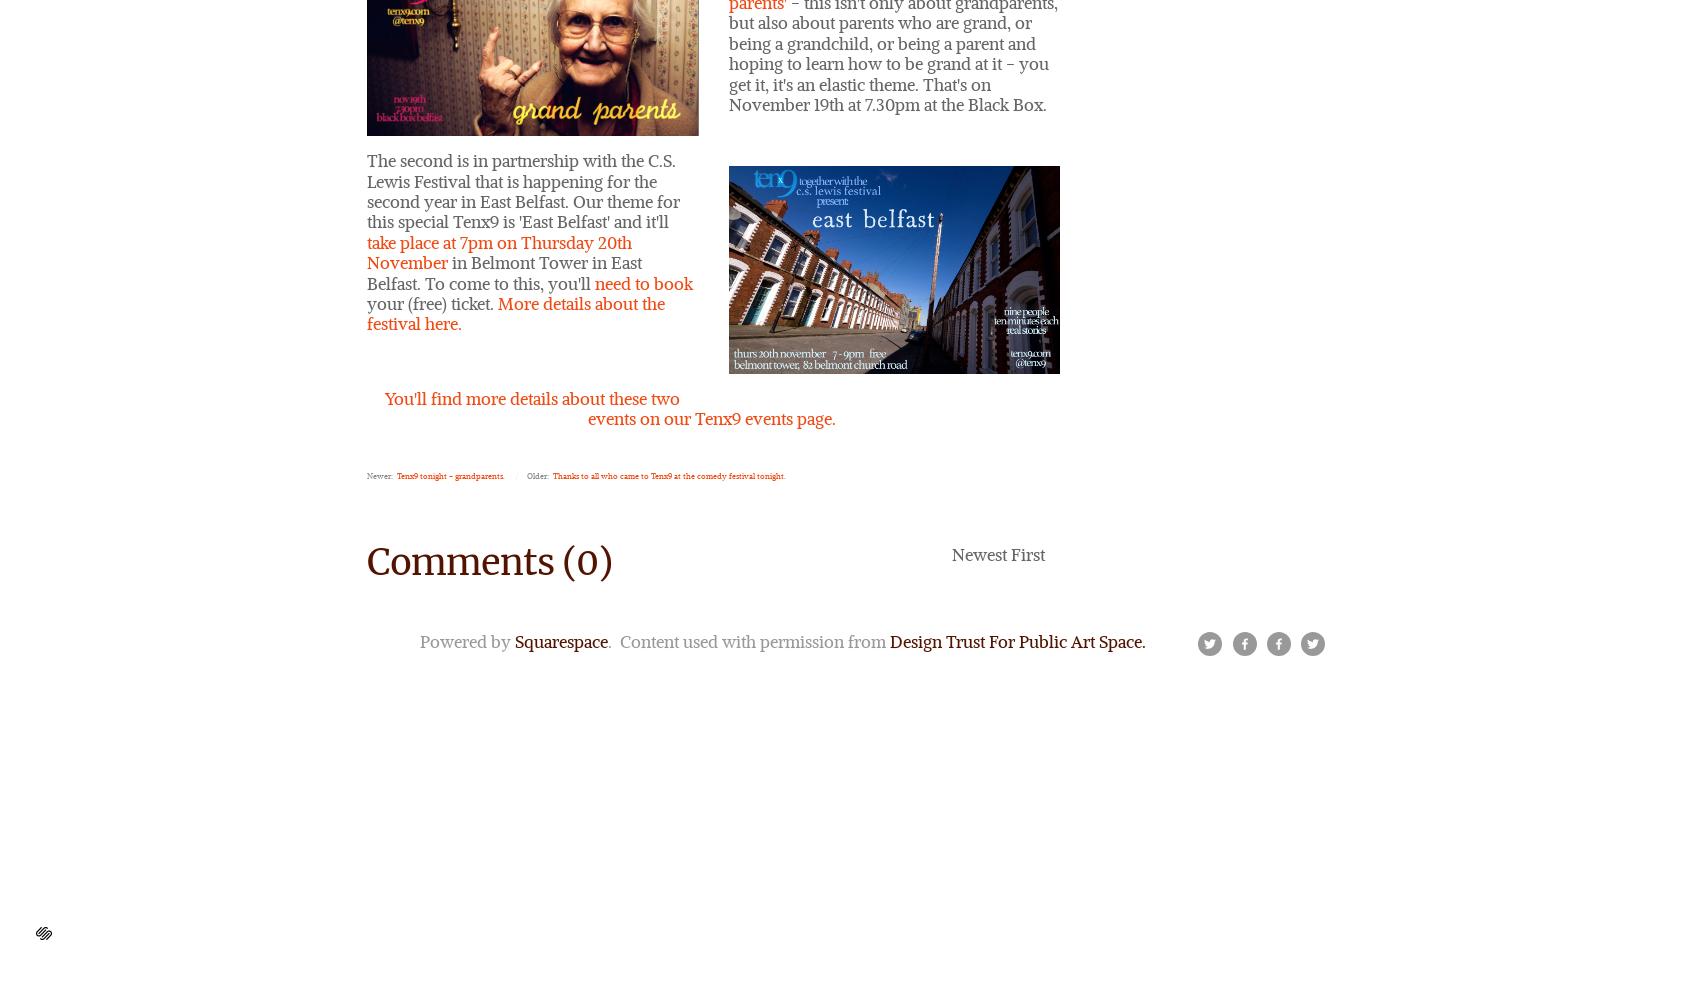 This screenshot has height=1000, width=1692. What do you see at coordinates (466, 641) in the screenshot?
I see `'Powered by'` at bounding box center [466, 641].